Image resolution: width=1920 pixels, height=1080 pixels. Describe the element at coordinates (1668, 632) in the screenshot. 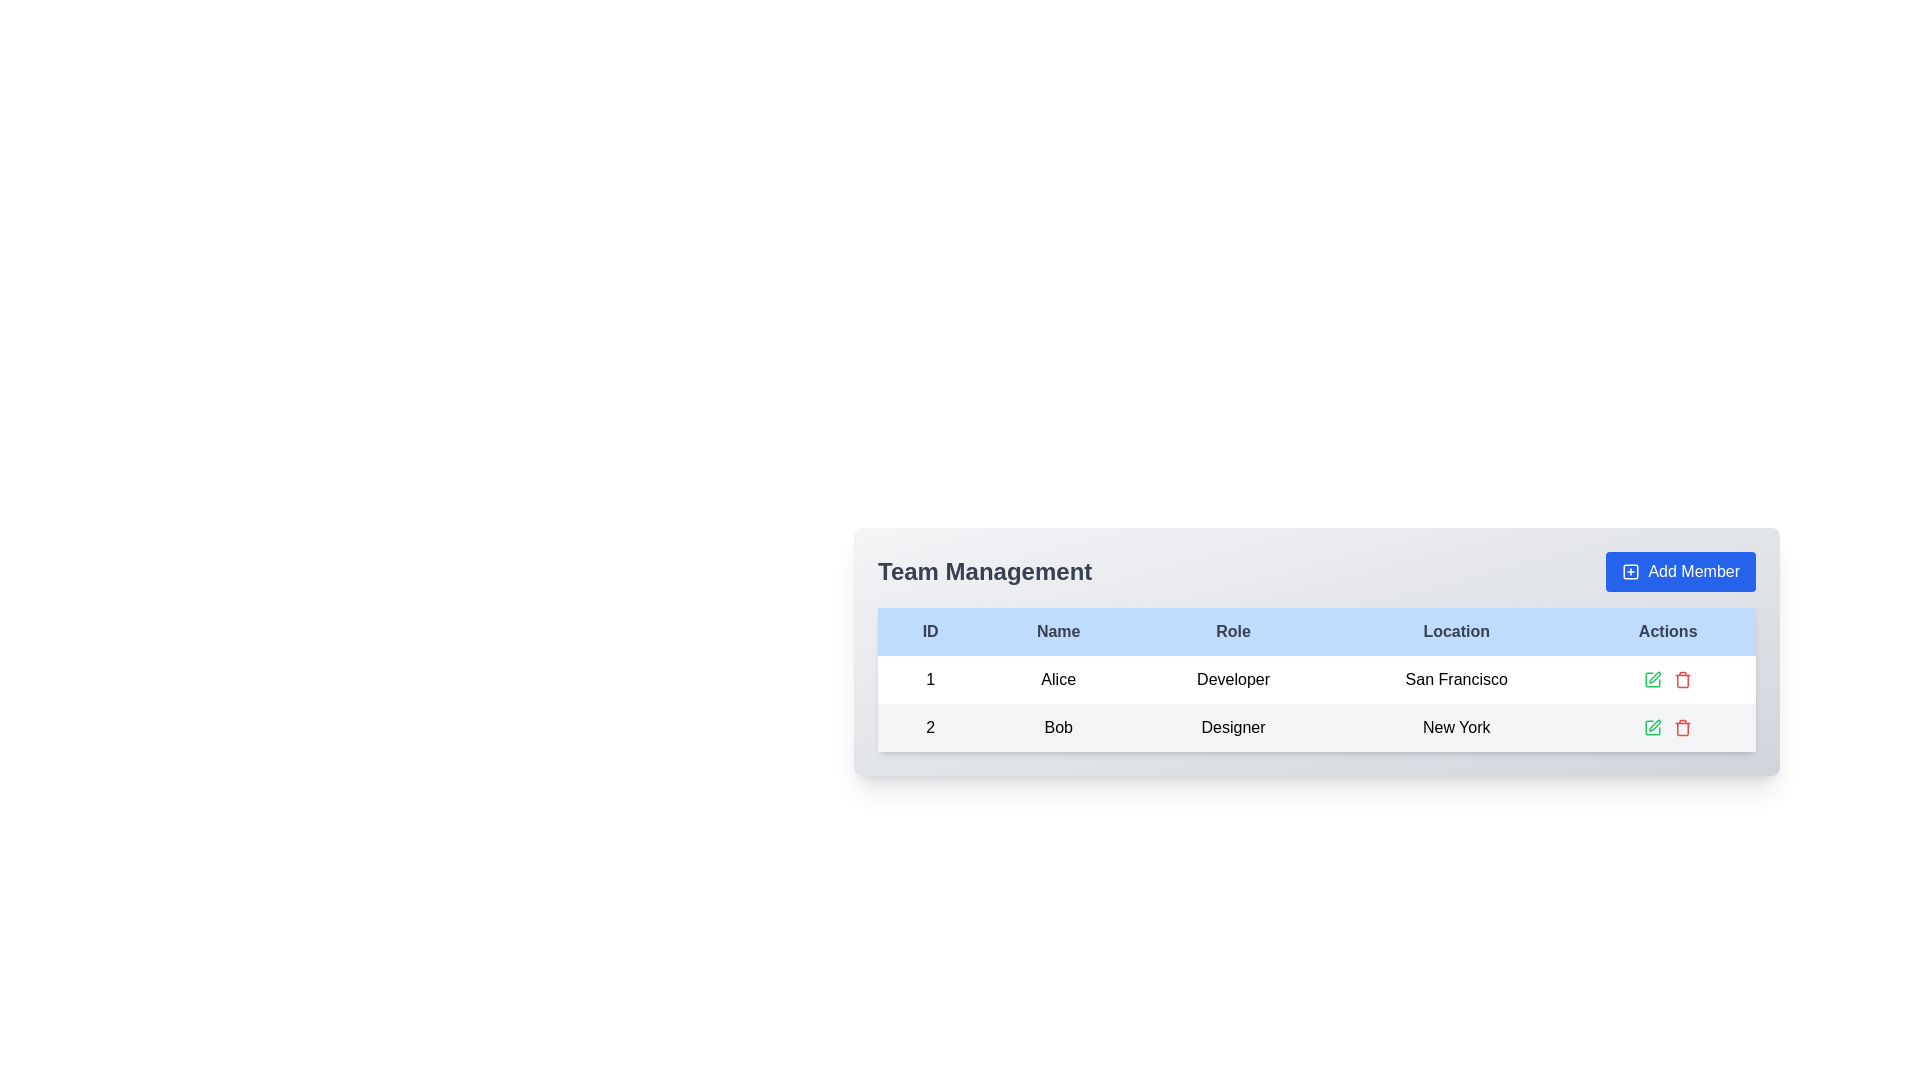

I see `the 'Actions' text label, which is the last cell in the header row of the data table, styled in bold dark text on a light blue background` at that location.